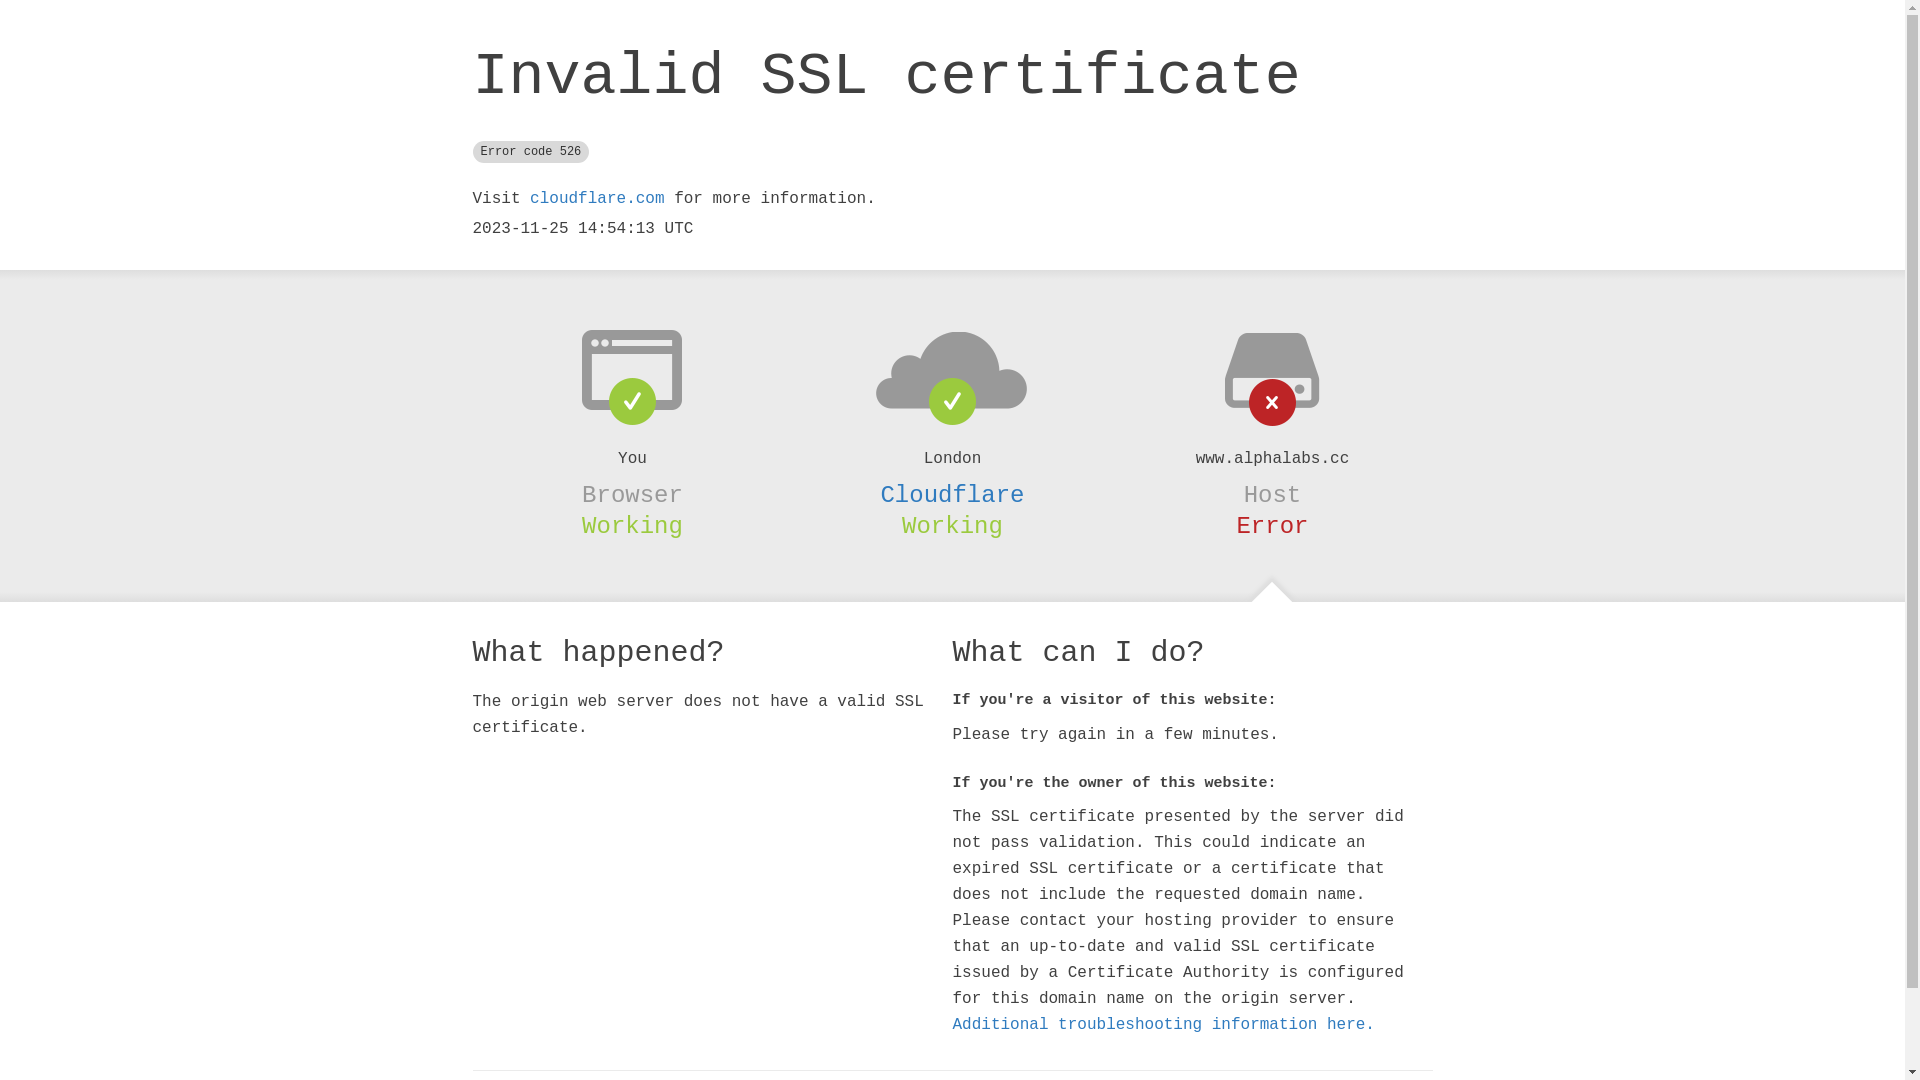  Describe the element at coordinates (950, 495) in the screenshot. I see `'Cloudflare'` at that location.